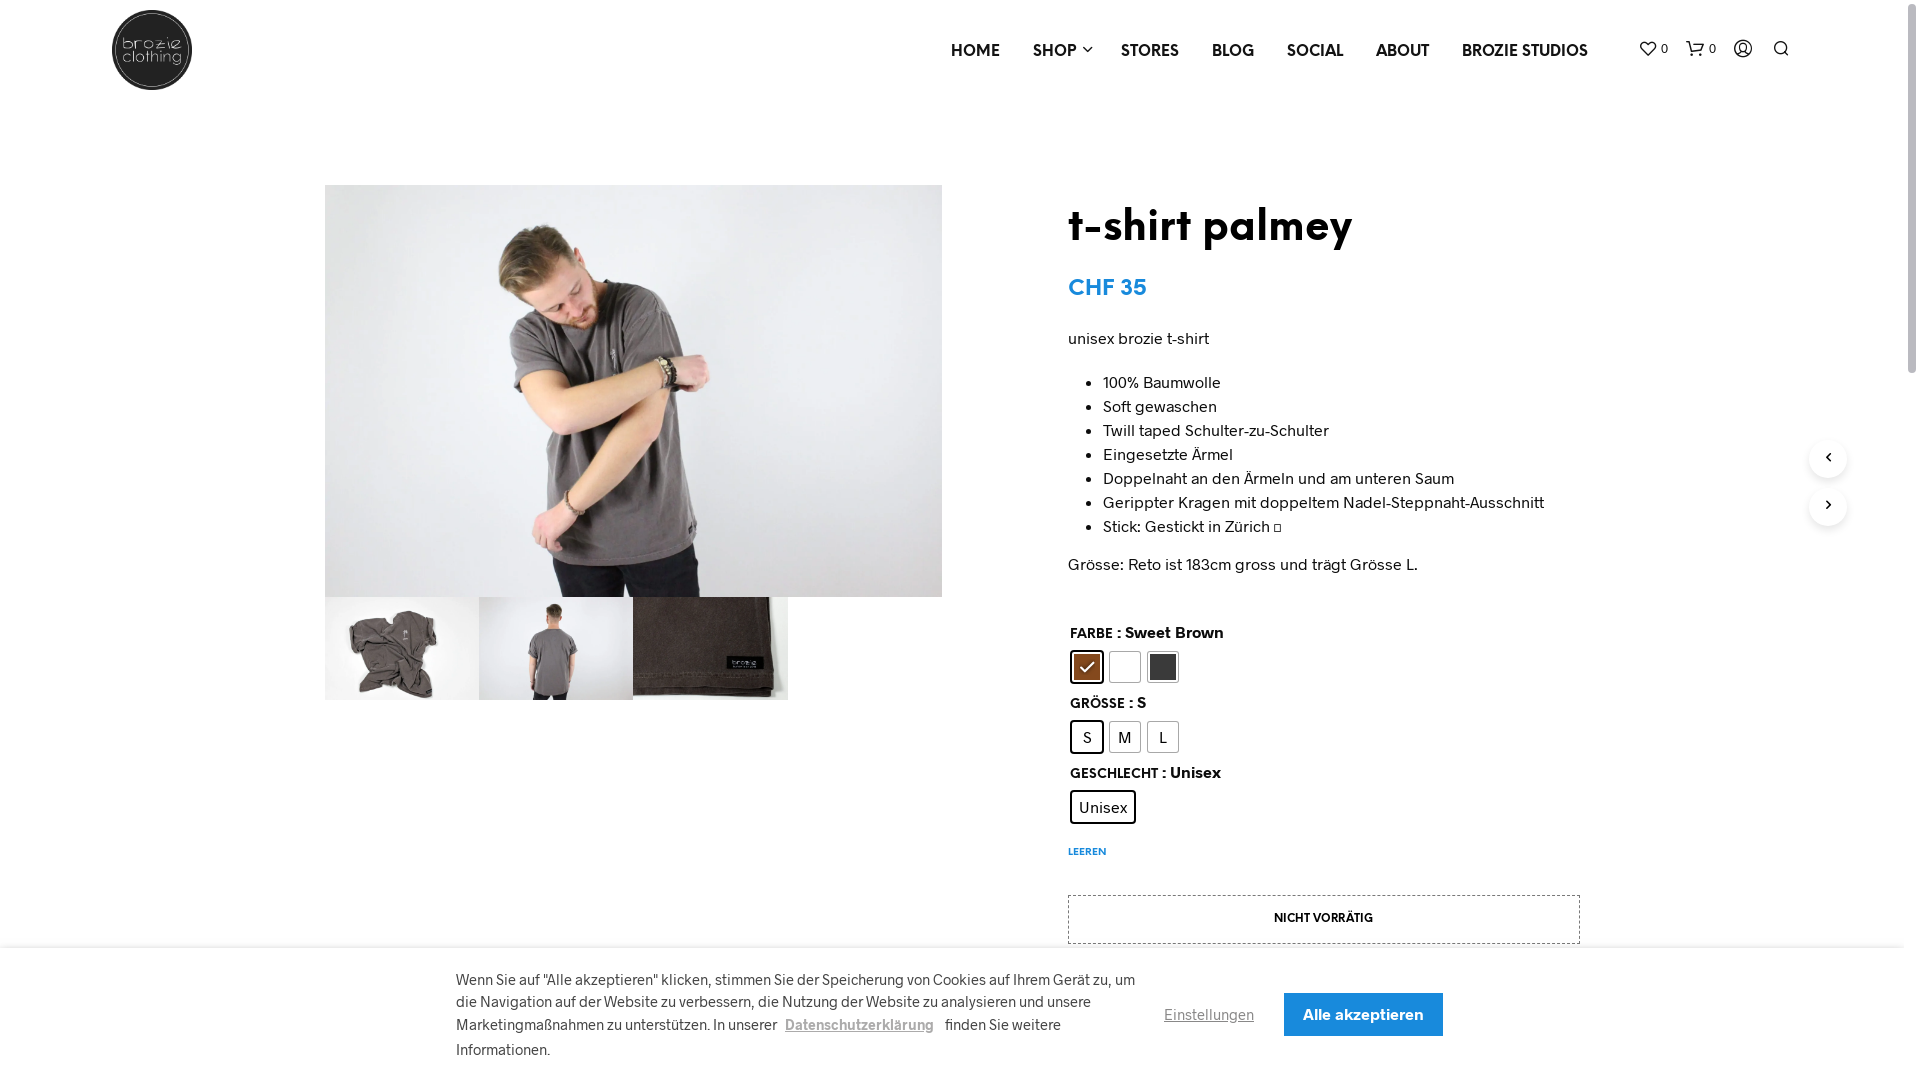 The width and height of the screenshot is (1920, 1080). What do you see at coordinates (1362, 1013) in the screenshot?
I see `'Alle akzeptieren'` at bounding box center [1362, 1013].